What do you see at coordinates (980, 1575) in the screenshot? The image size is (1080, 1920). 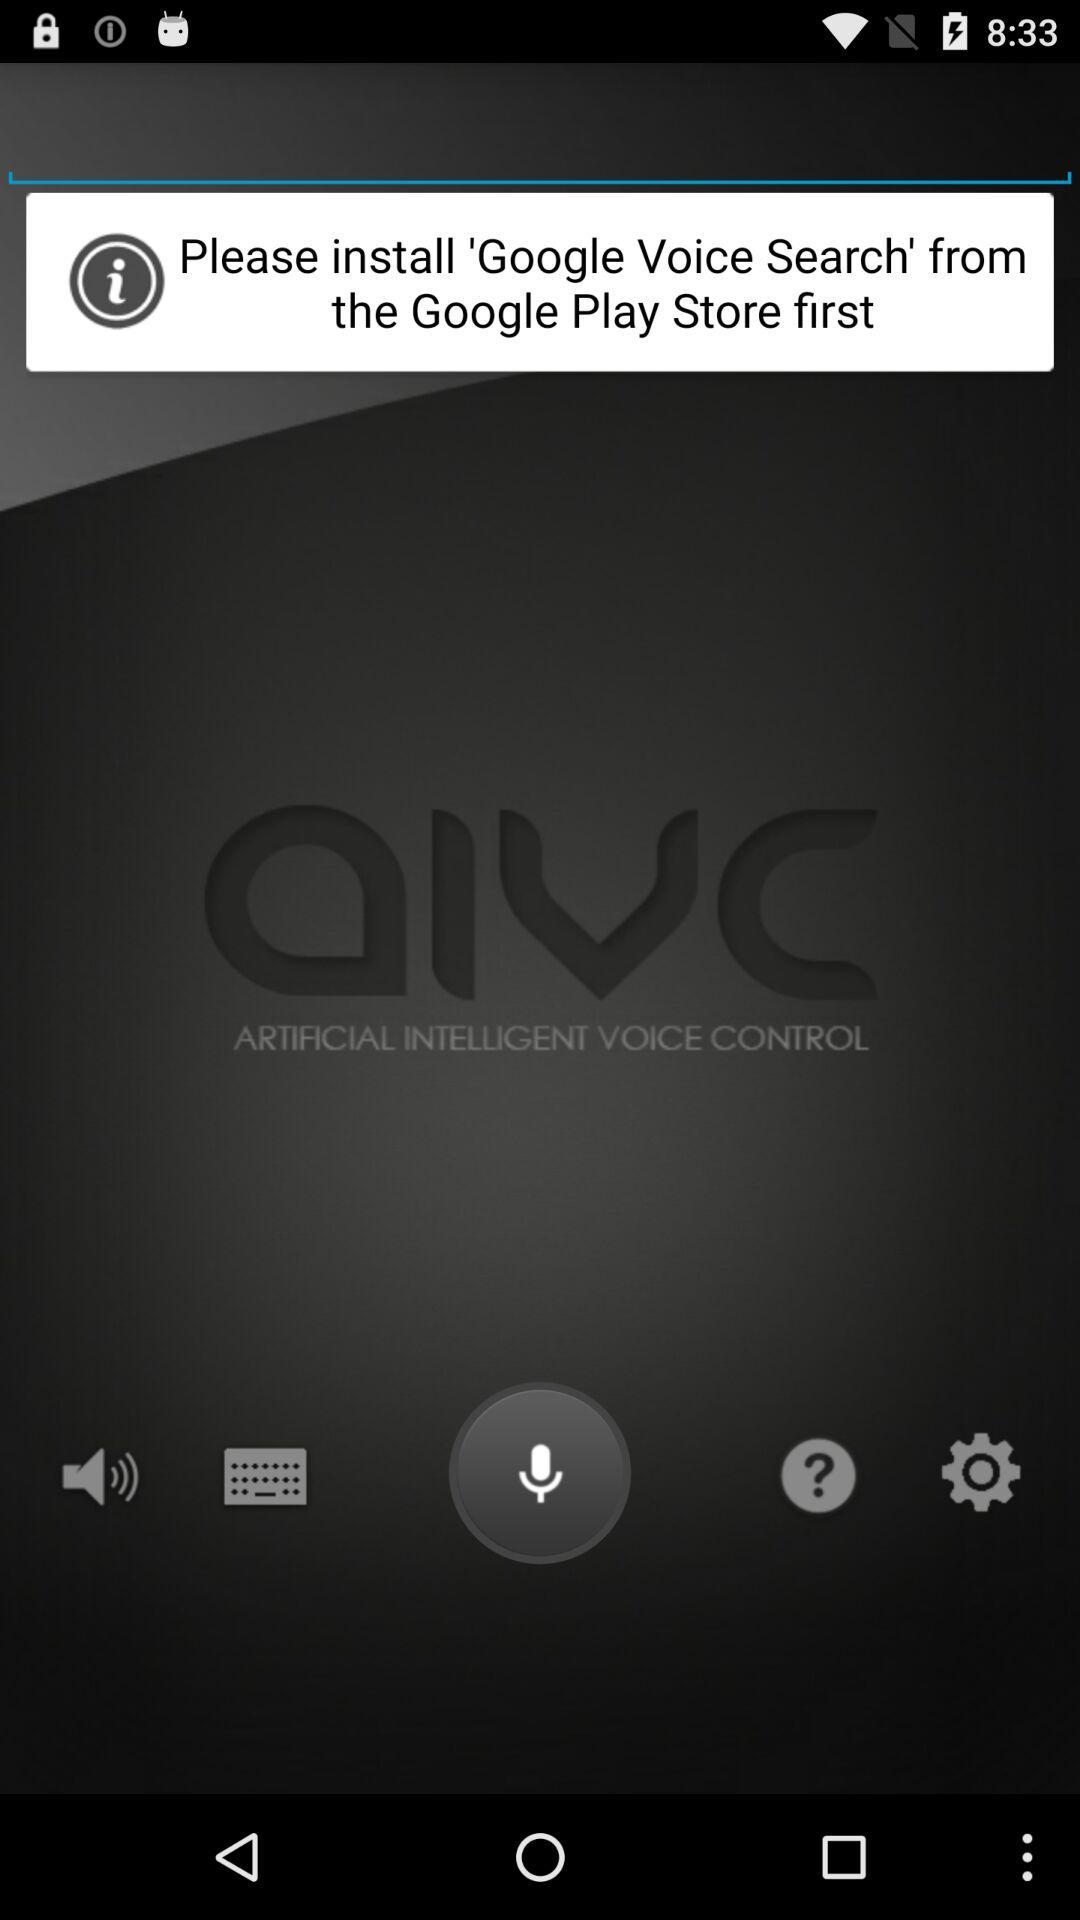 I see `the settings icon` at bounding box center [980, 1575].